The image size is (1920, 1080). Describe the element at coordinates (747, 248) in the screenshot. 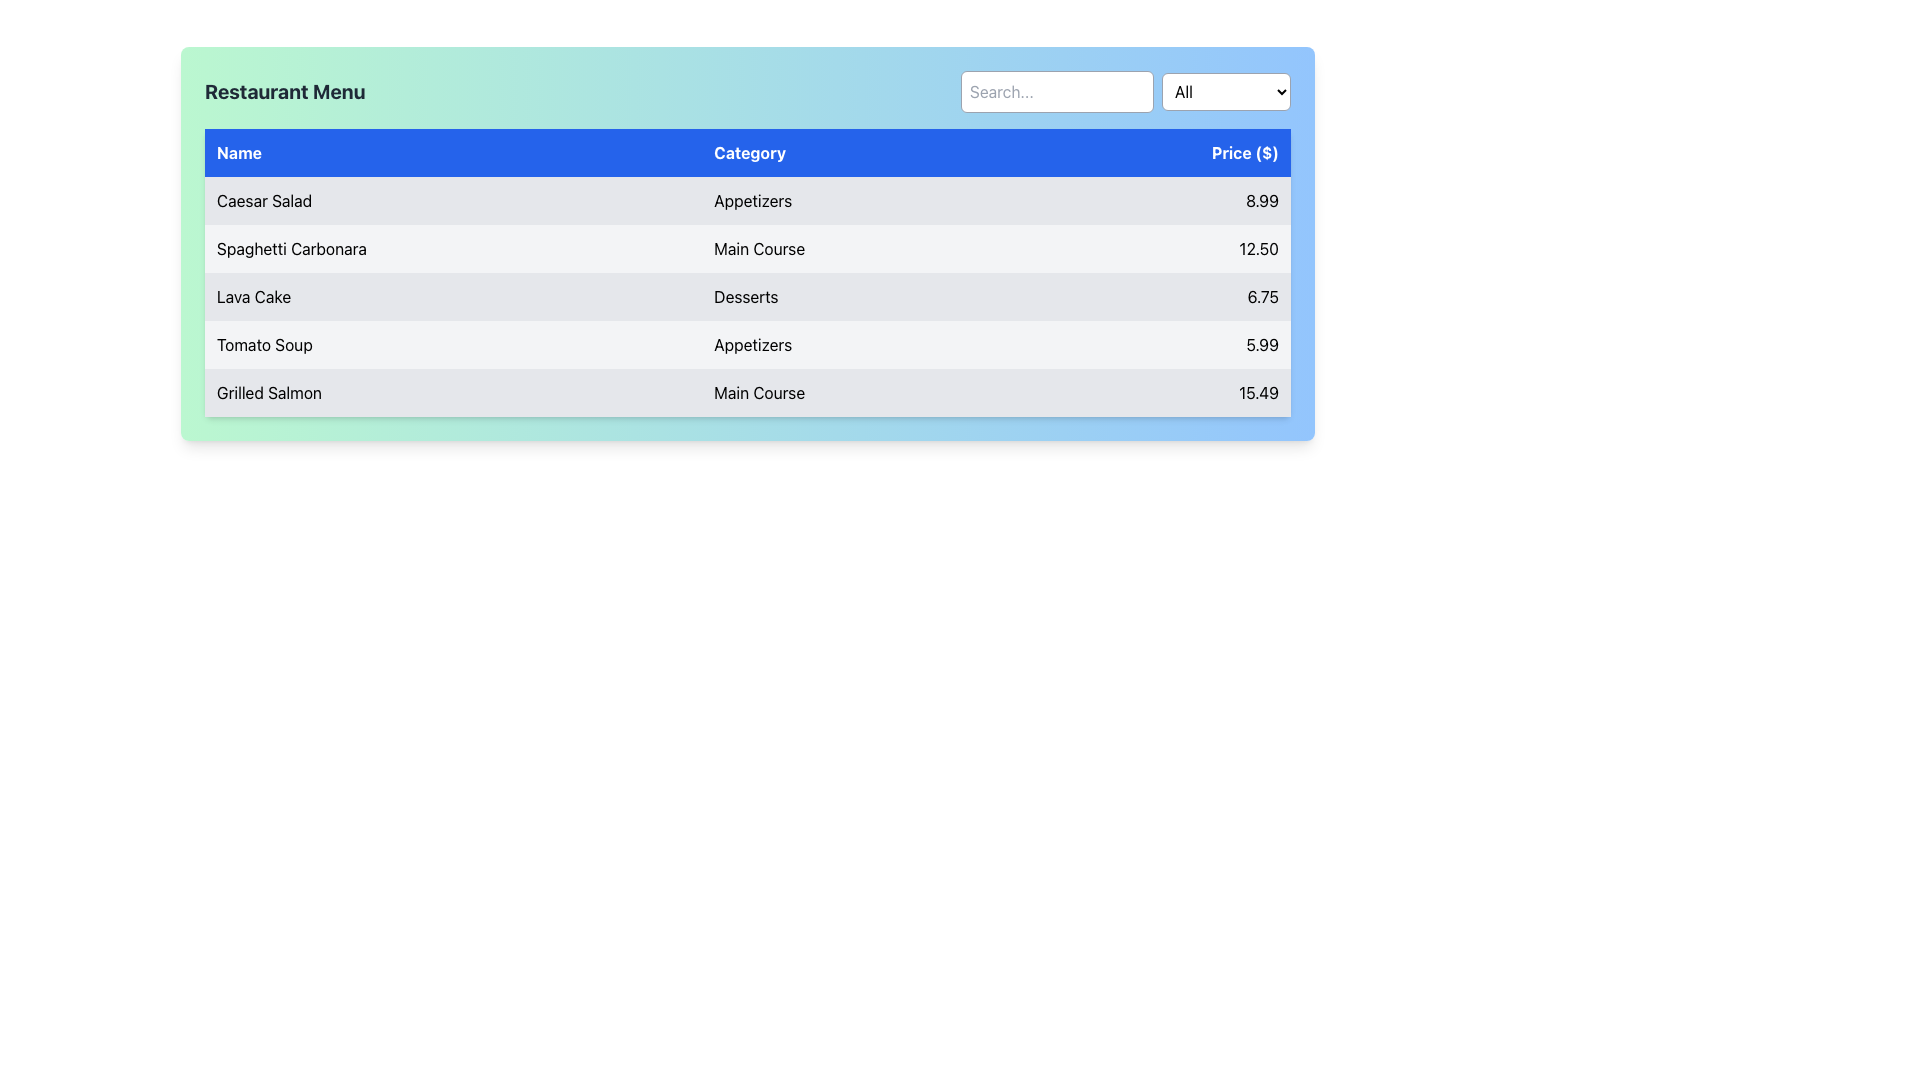

I see `the second row of the tabular menu, which contains 'Spaghetti Carbonara'` at that location.